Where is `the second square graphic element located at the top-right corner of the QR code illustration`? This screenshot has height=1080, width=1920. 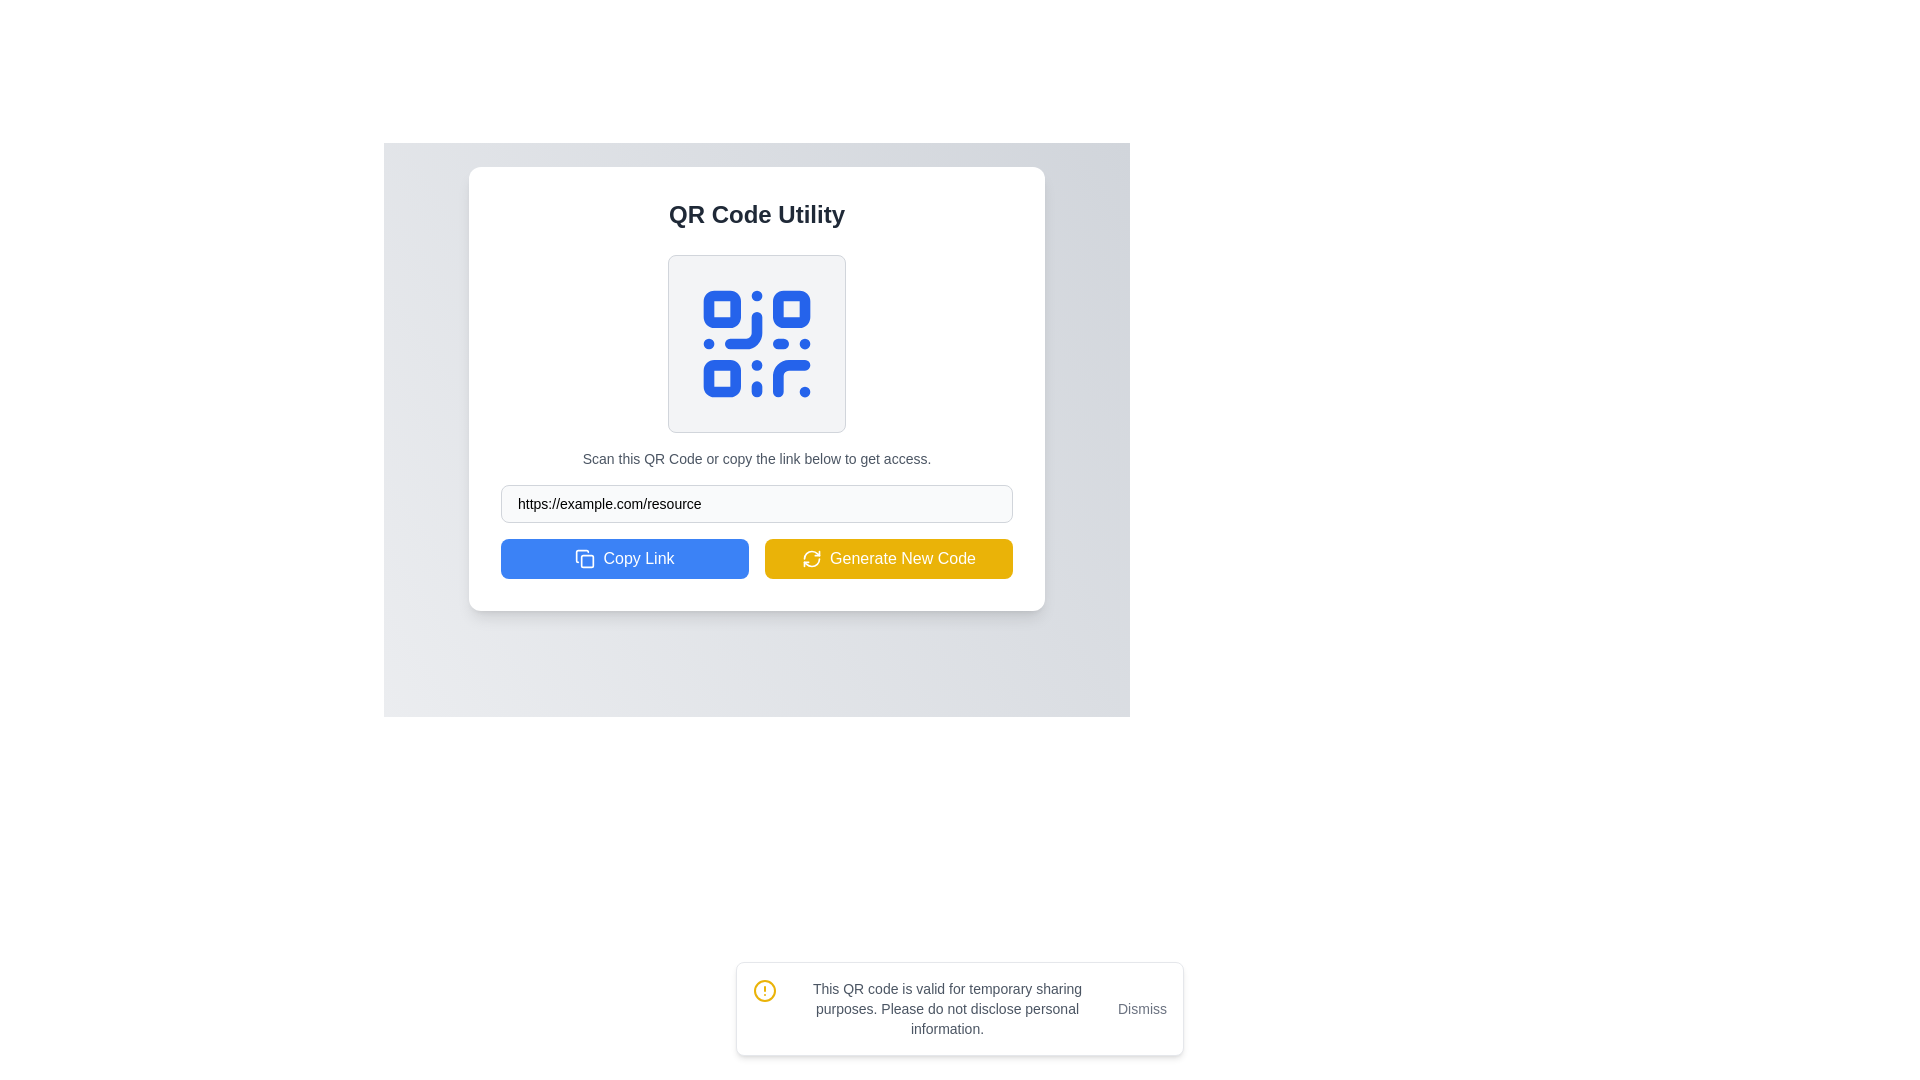 the second square graphic element located at the top-right corner of the QR code illustration is located at coordinates (790, 309).